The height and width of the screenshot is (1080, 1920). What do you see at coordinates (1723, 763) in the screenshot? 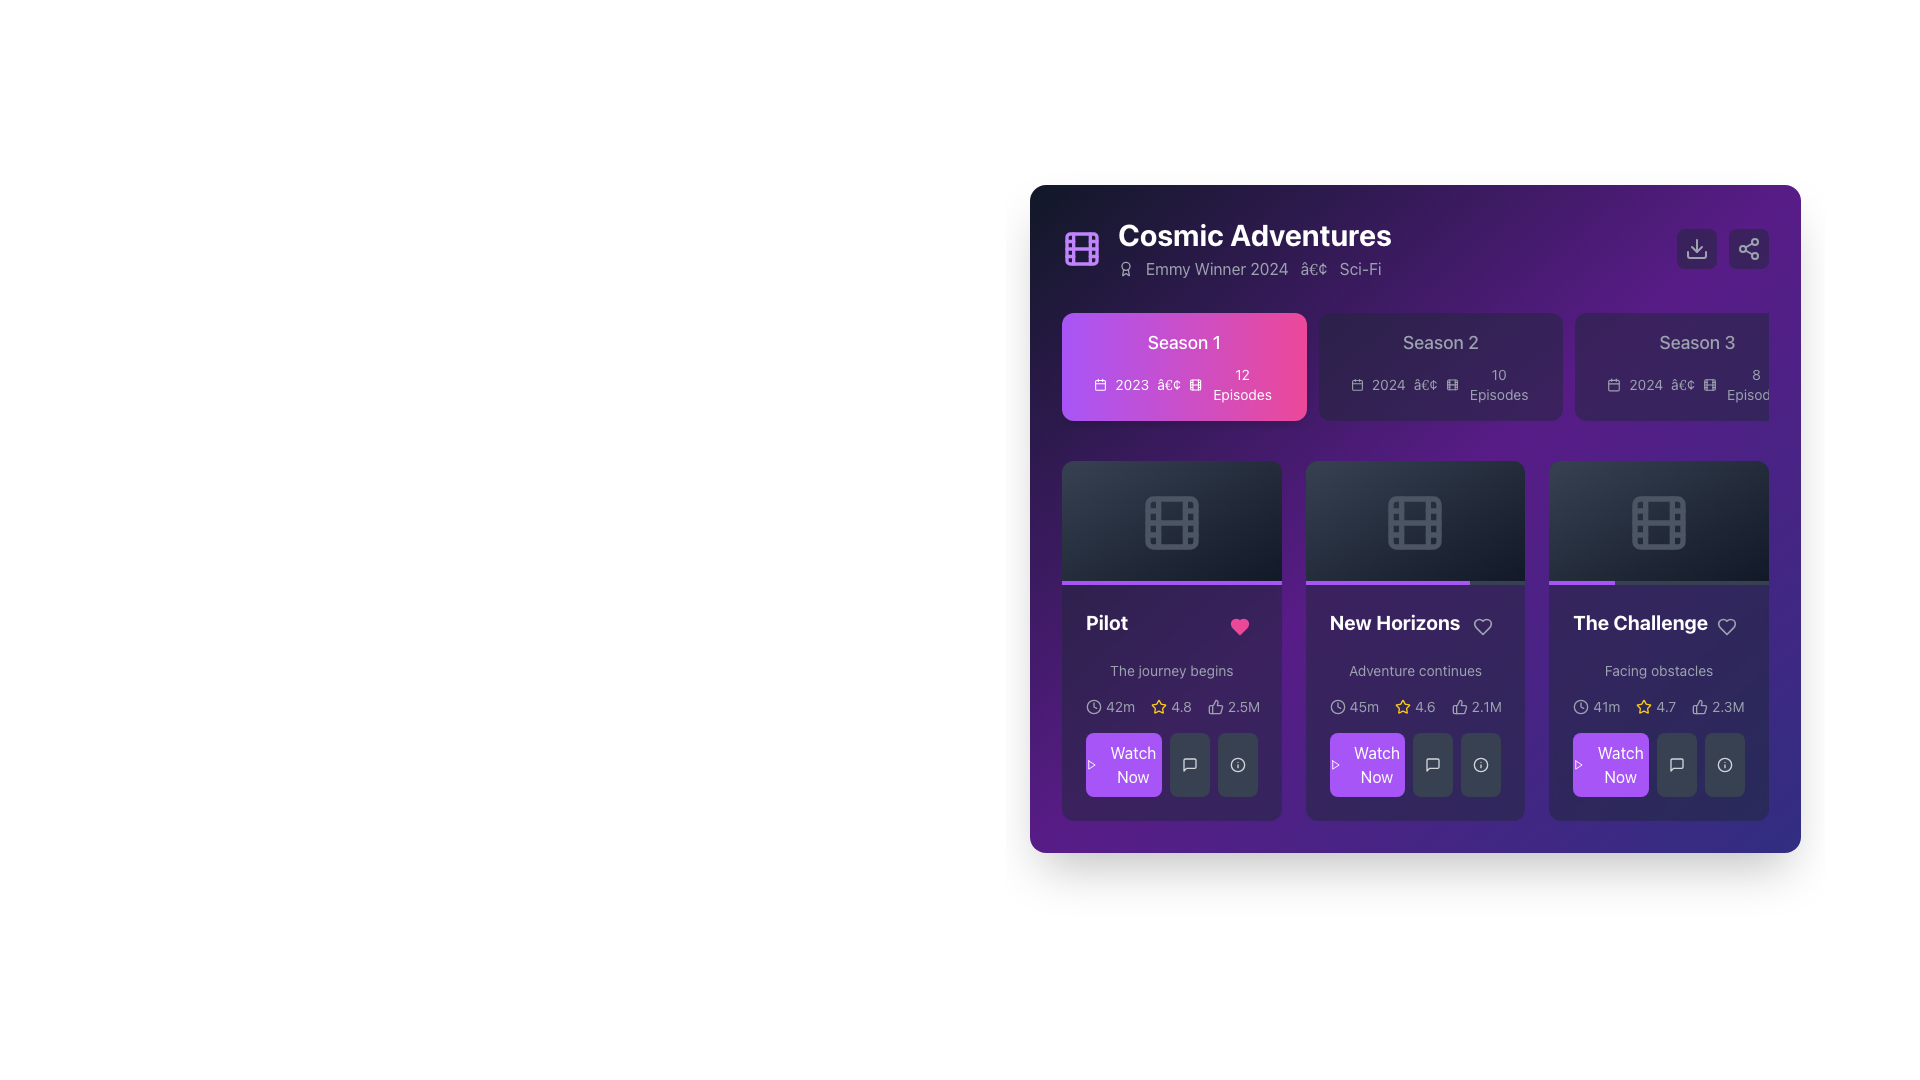
I see `the circular button with an 'i' symbol located at the bottom-right side of 'The Challenge' card` at bounding box center [1723, 763].